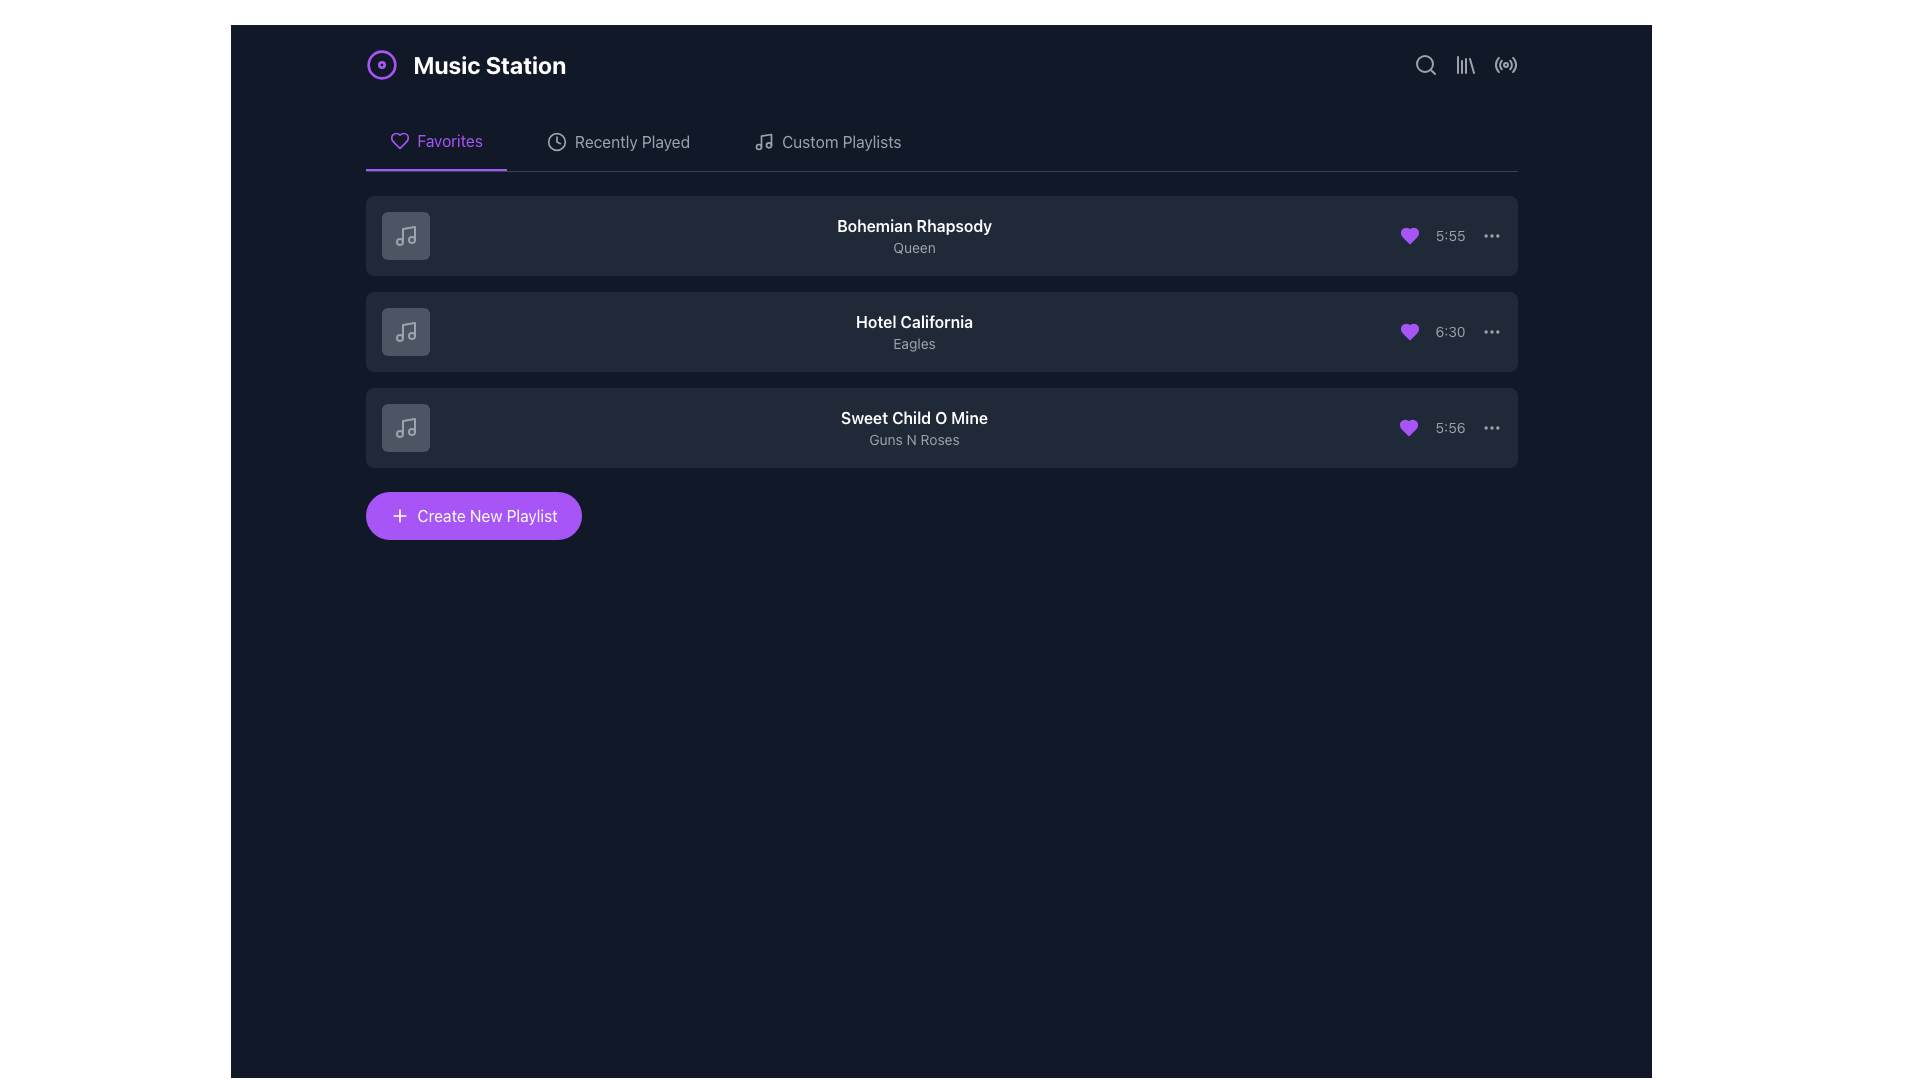 The height and width of the screenshot is (1080, 1920). Describe the element at coordinates (1491, 234) in the screenshot. I see `the icon-based menu button, which consists of three horizontally aligned gray dots that turn white on hover, located at the far-right end of the '5:55' label in the first row of the playlist items` at that location.